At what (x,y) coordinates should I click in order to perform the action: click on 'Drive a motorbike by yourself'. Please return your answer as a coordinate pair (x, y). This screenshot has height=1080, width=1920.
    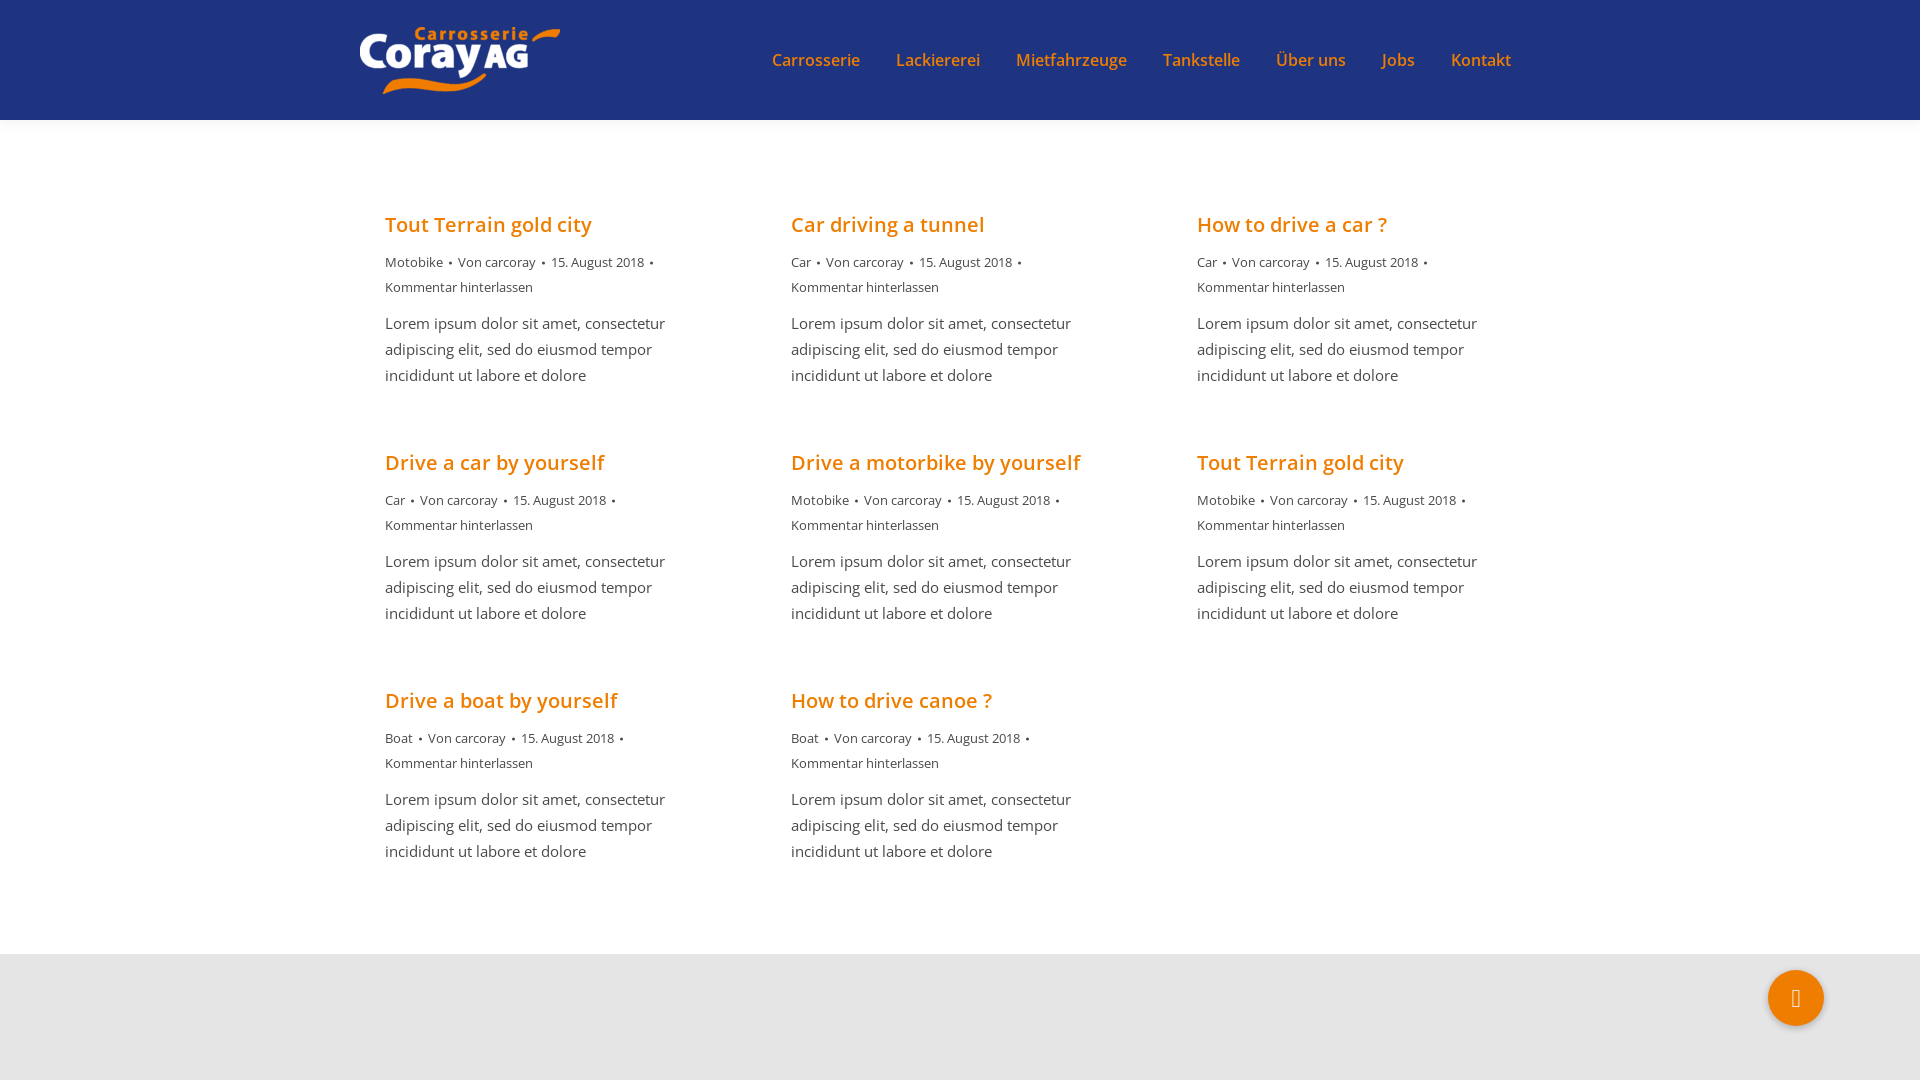
    Looking at the image, I should click on (934, 462).